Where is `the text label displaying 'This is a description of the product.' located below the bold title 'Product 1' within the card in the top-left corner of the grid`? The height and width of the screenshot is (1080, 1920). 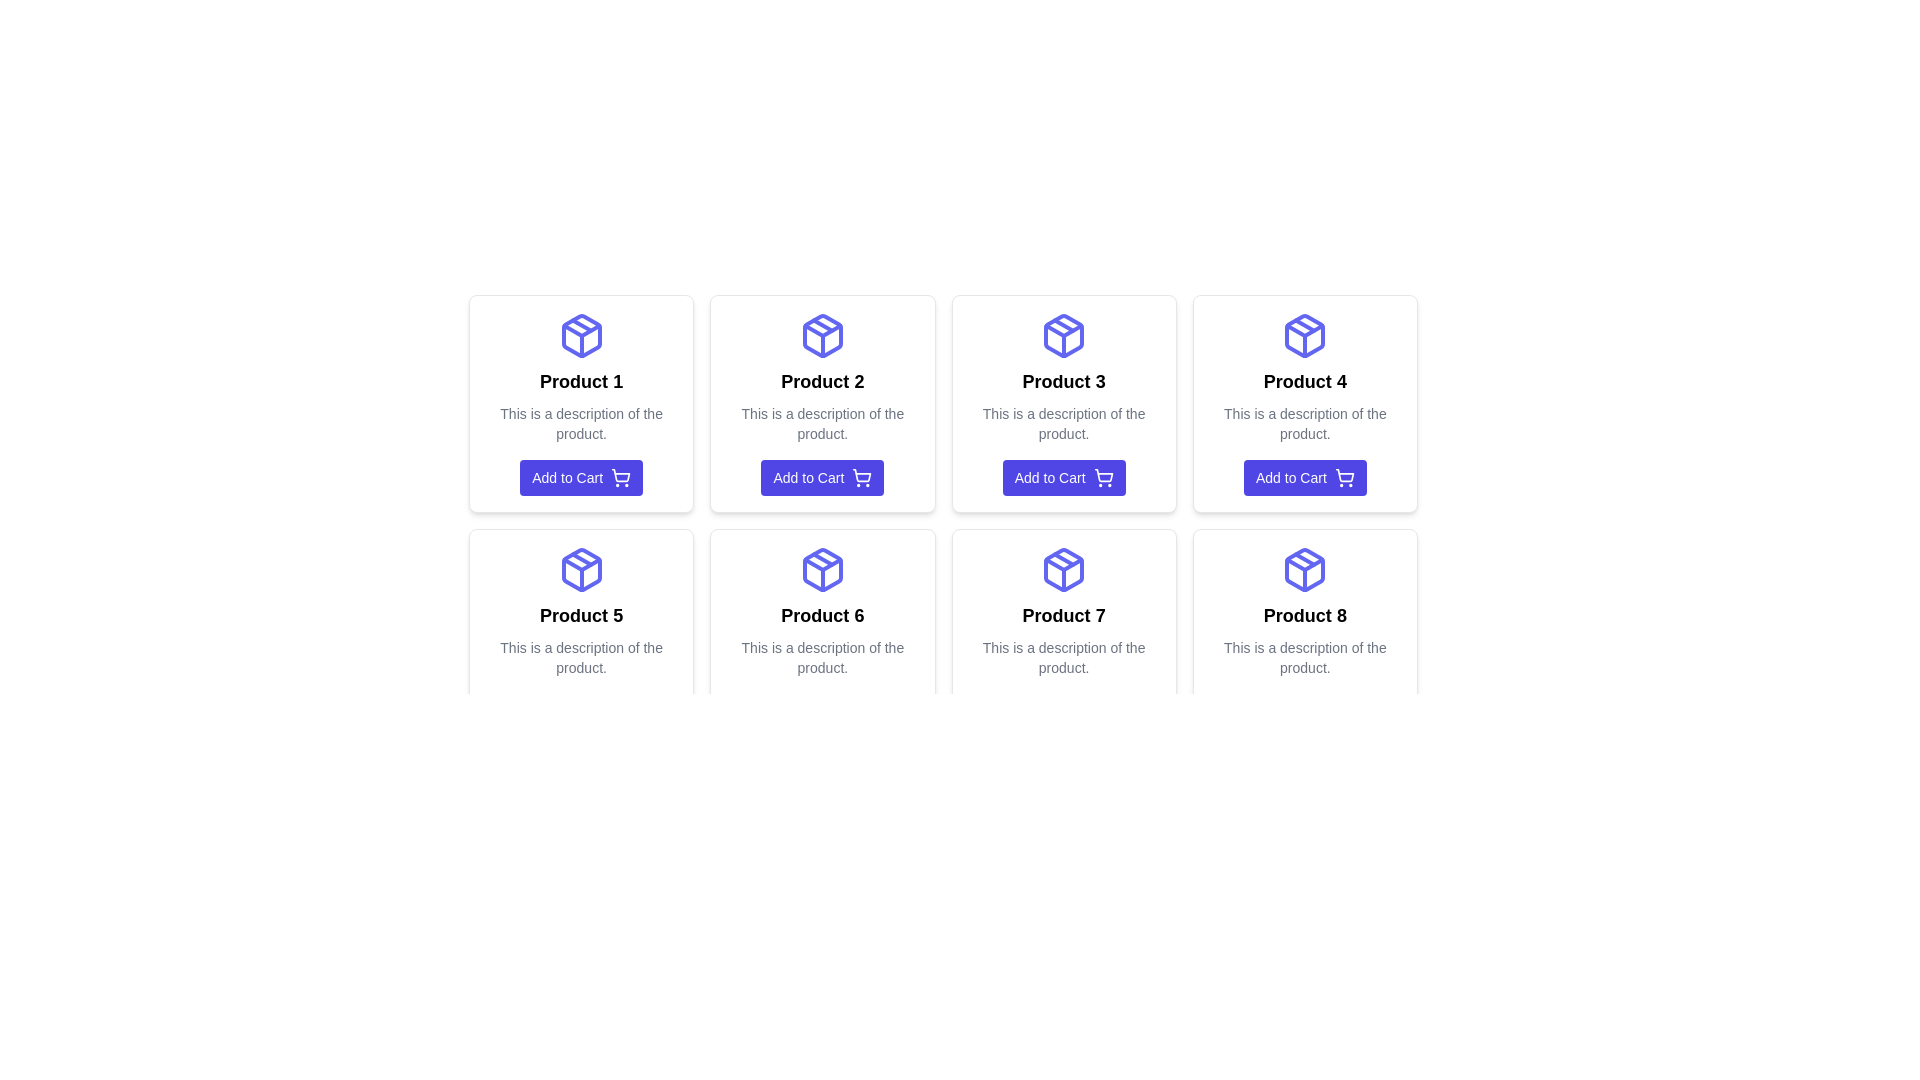
the text label displaying 'This is a description of the product.' located below the bold title 'Product 1' within the card in the top-left corner of the grid is located at coordinates (580, 423).